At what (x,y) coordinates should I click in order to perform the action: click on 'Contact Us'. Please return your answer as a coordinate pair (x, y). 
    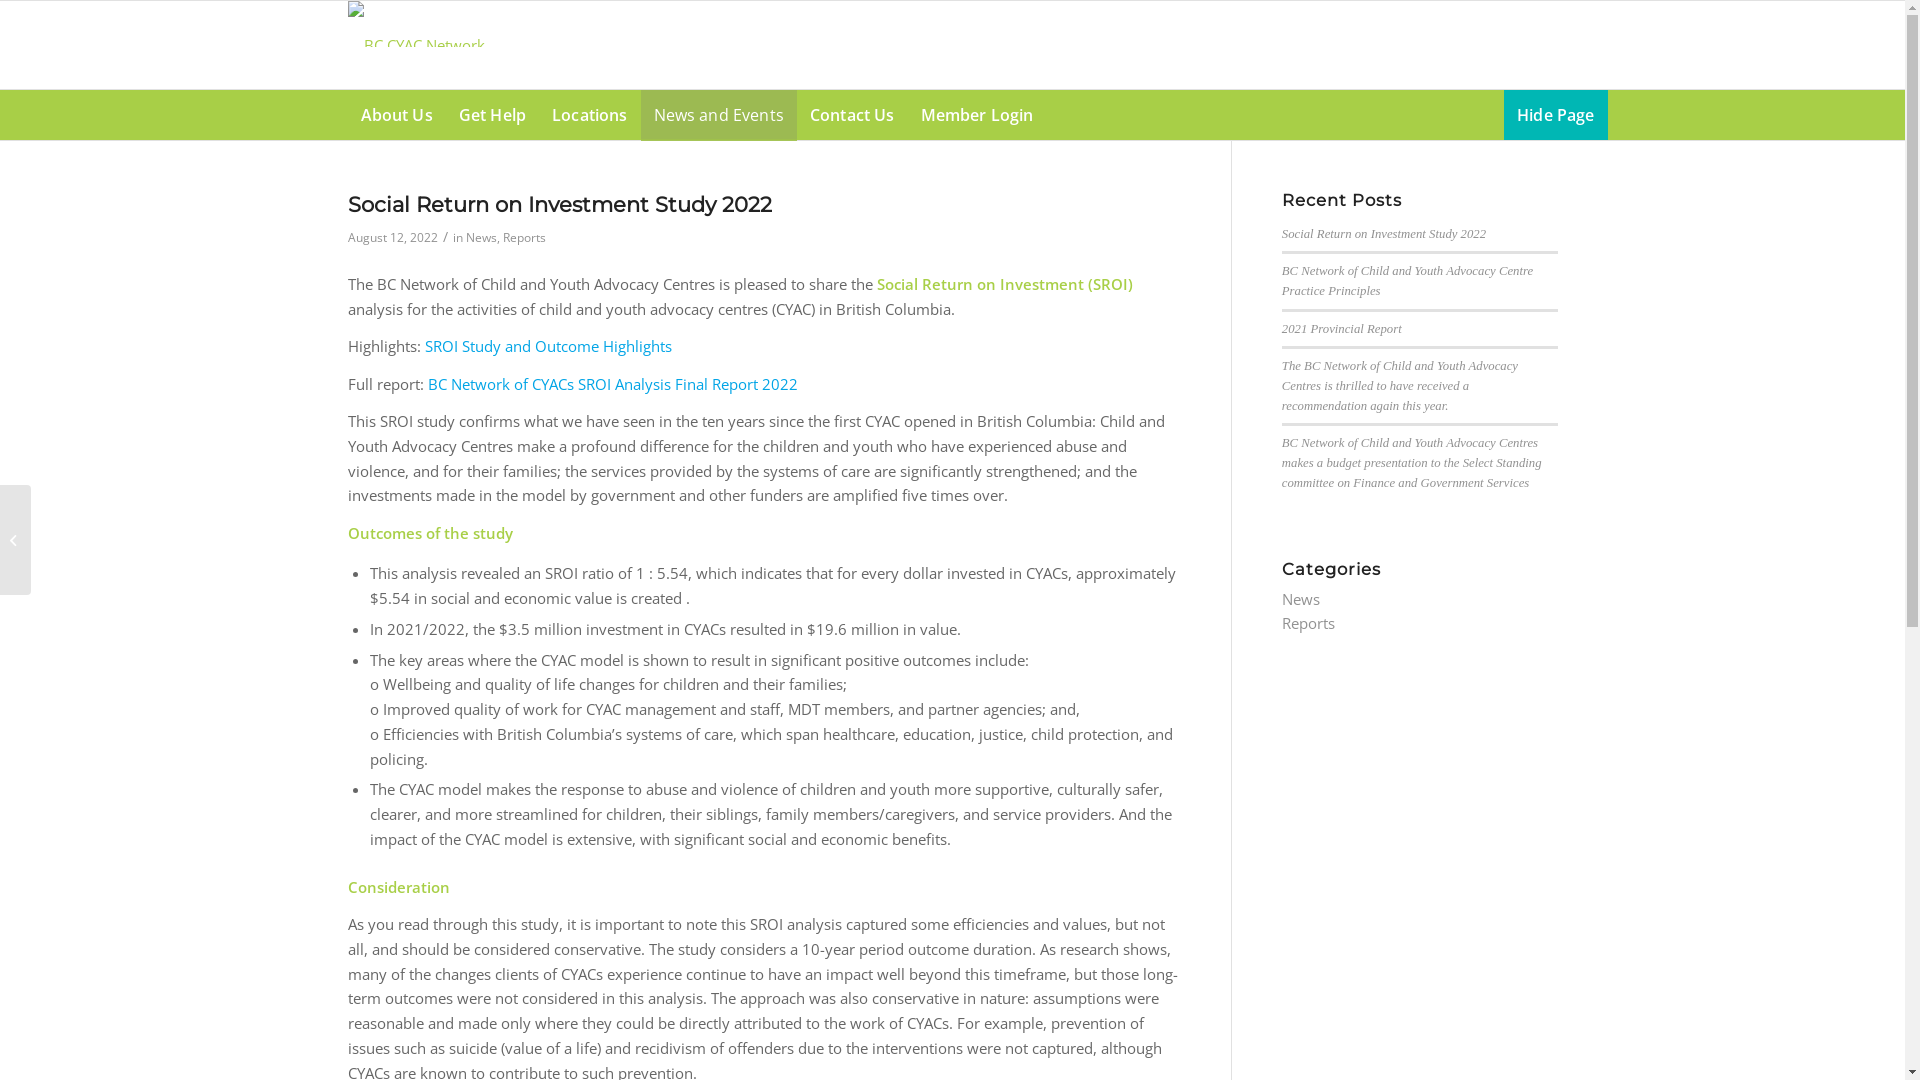
    Looking at the image, I should click on (852, 115).